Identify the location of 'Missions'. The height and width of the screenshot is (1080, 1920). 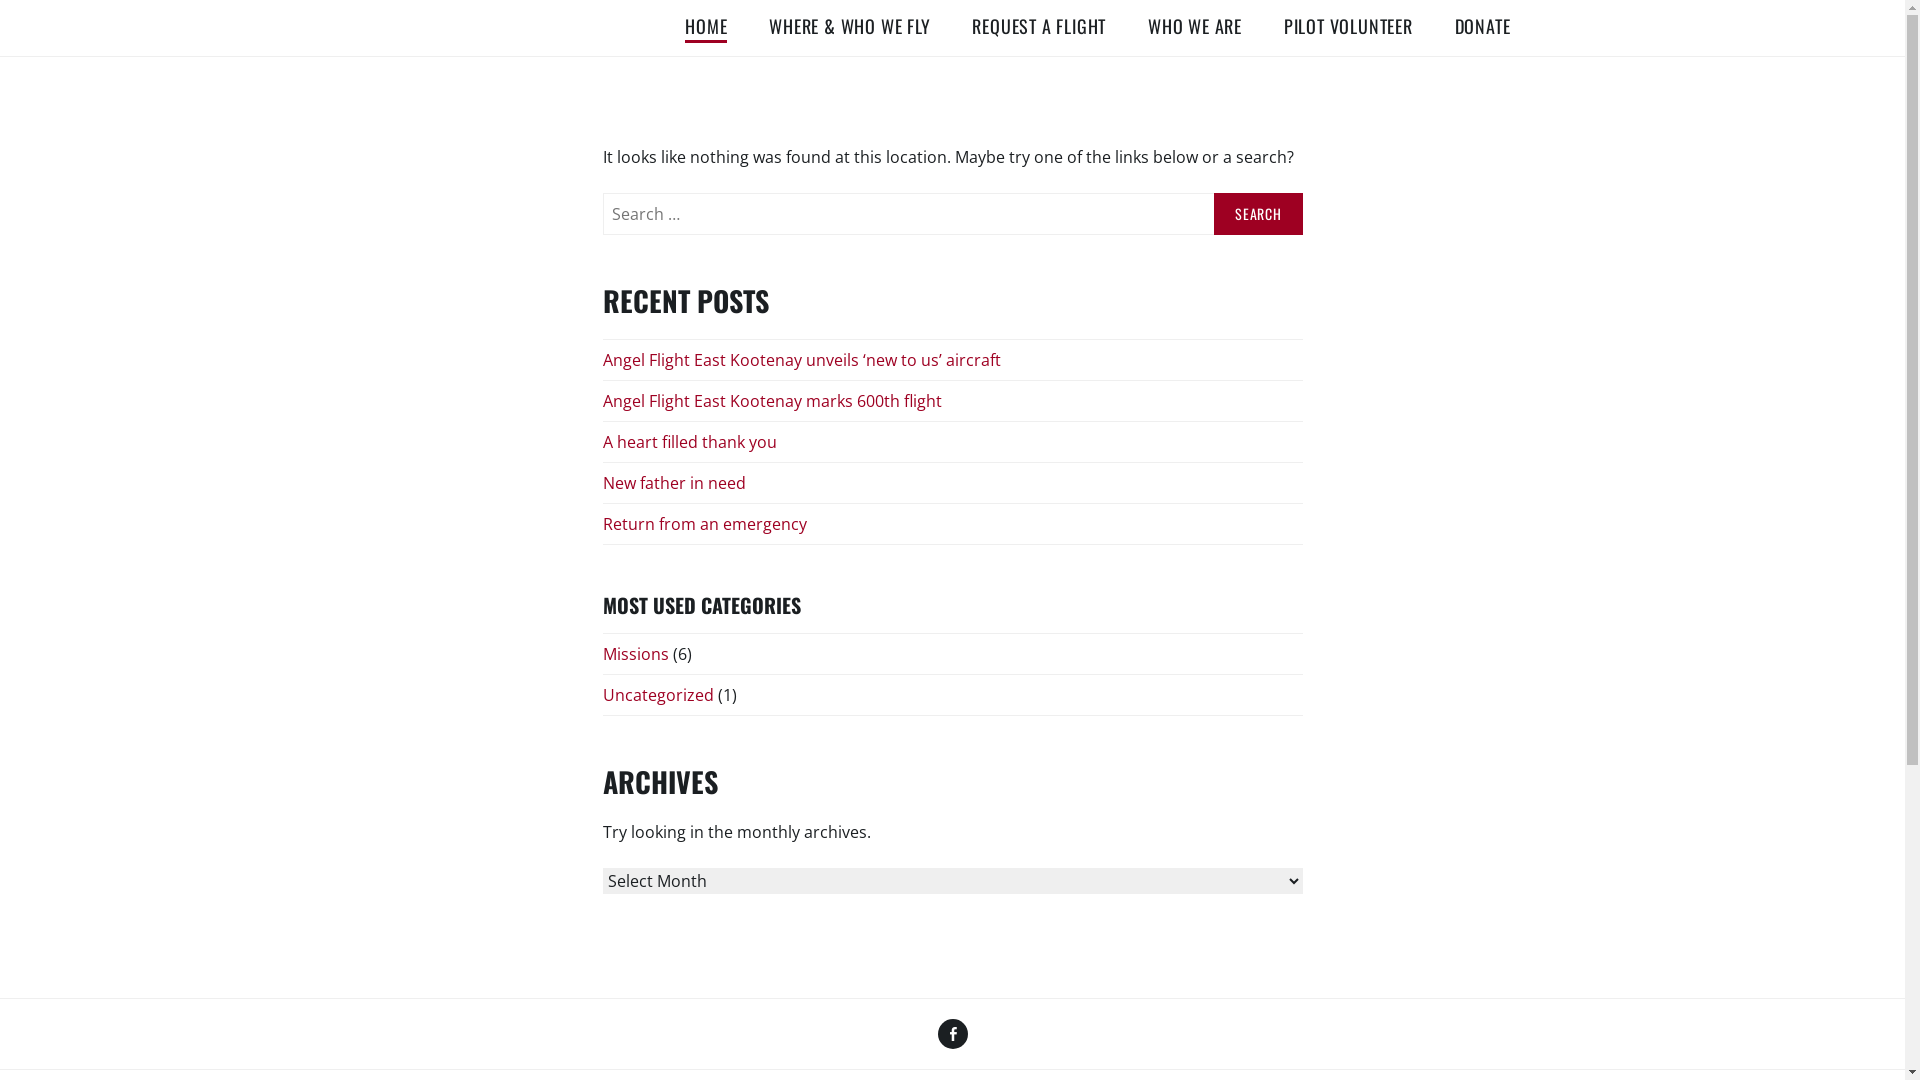
(633, 655).